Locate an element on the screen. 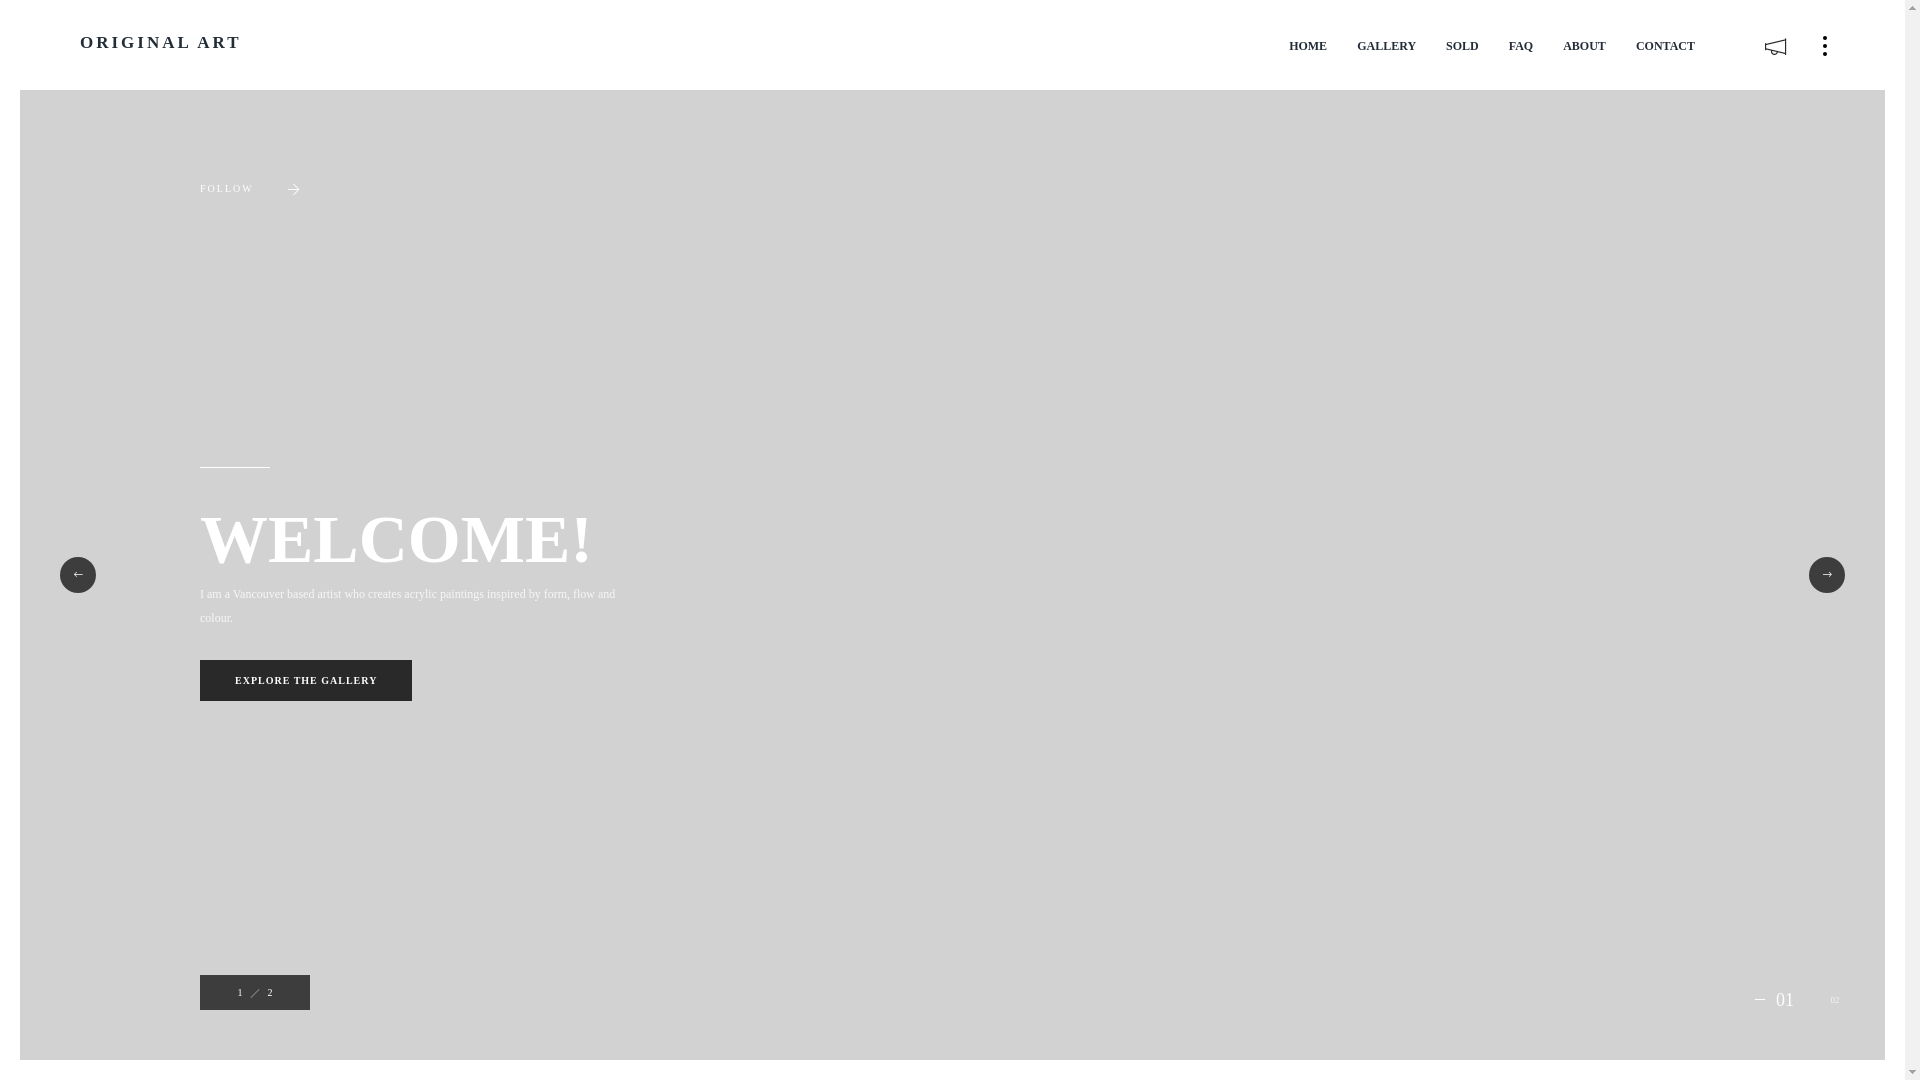  'GALLERY' is located at coordinates (1385, 45).